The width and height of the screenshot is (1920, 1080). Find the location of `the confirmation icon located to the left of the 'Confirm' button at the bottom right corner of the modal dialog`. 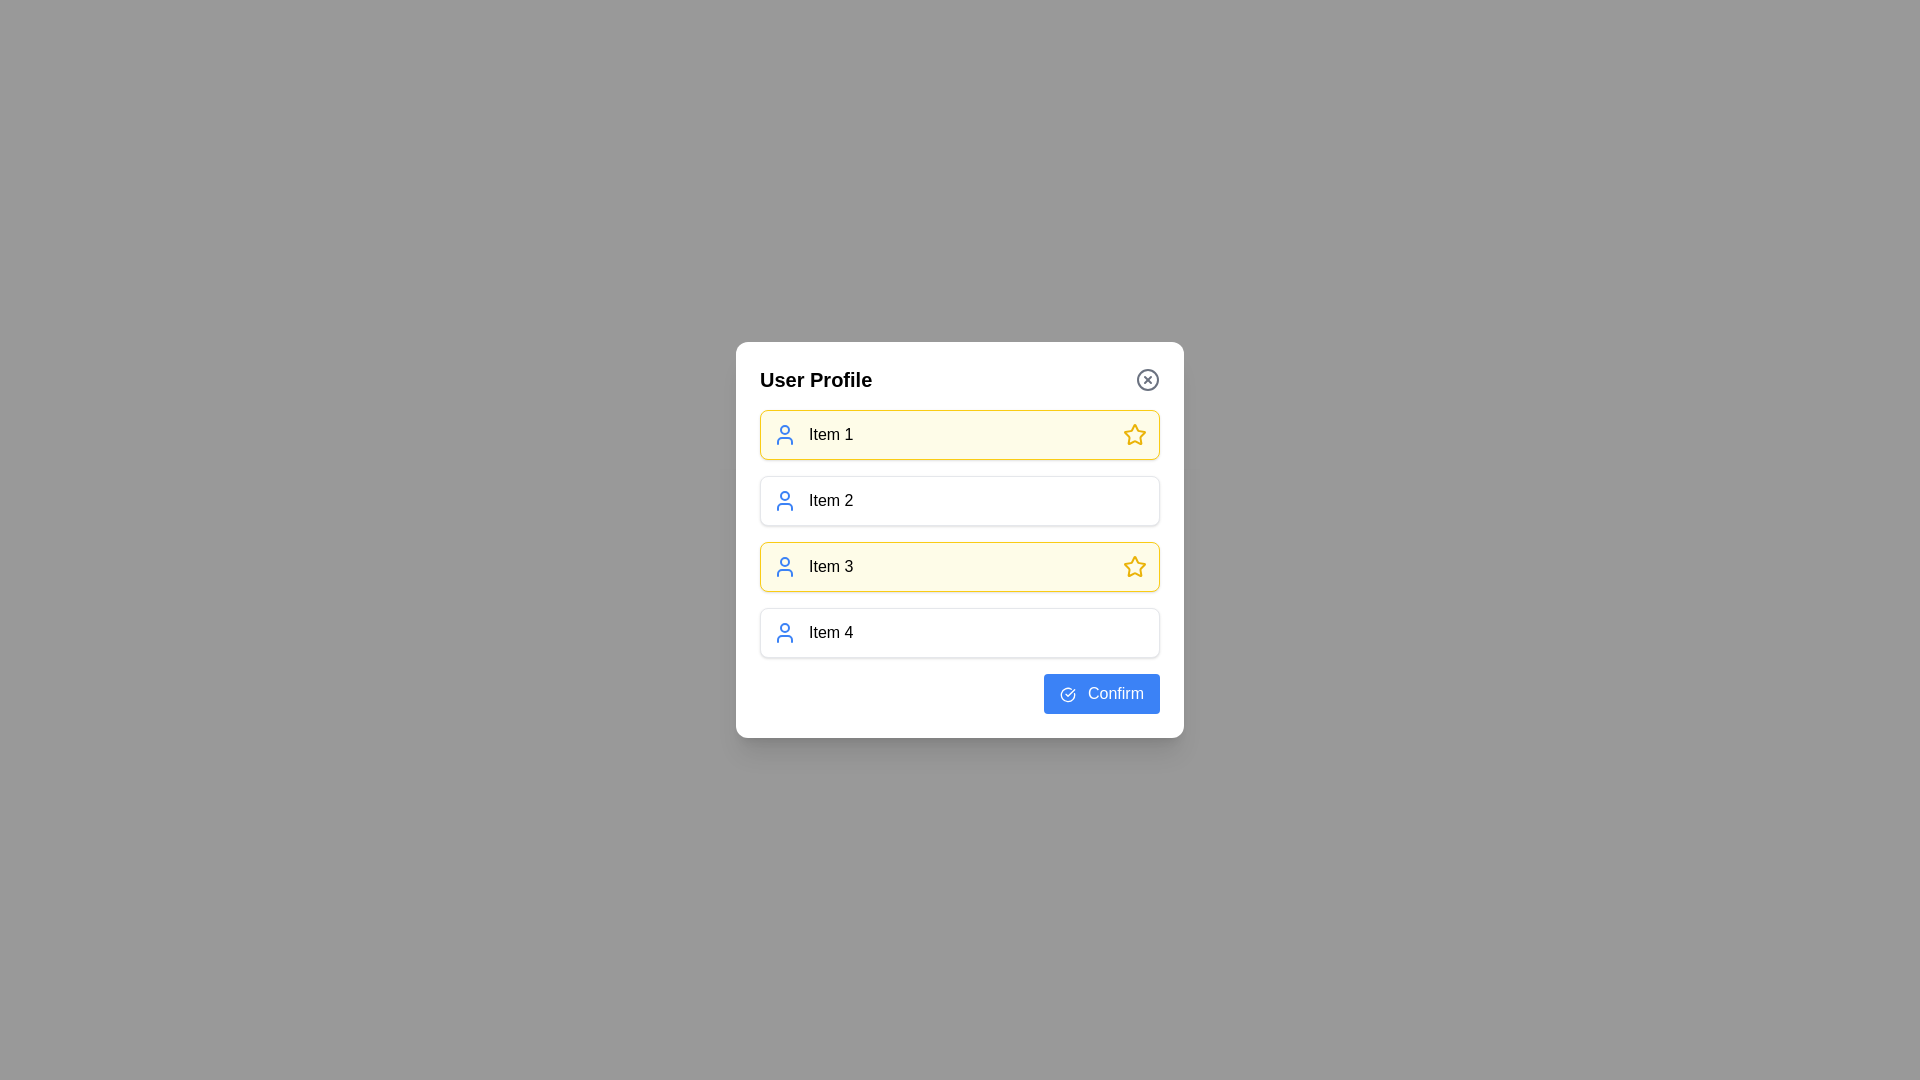

the confirmation icon located to the left of the 'Confirm' button at the bottom right corner of the modal dialog is located at coordinates (1066, 693).